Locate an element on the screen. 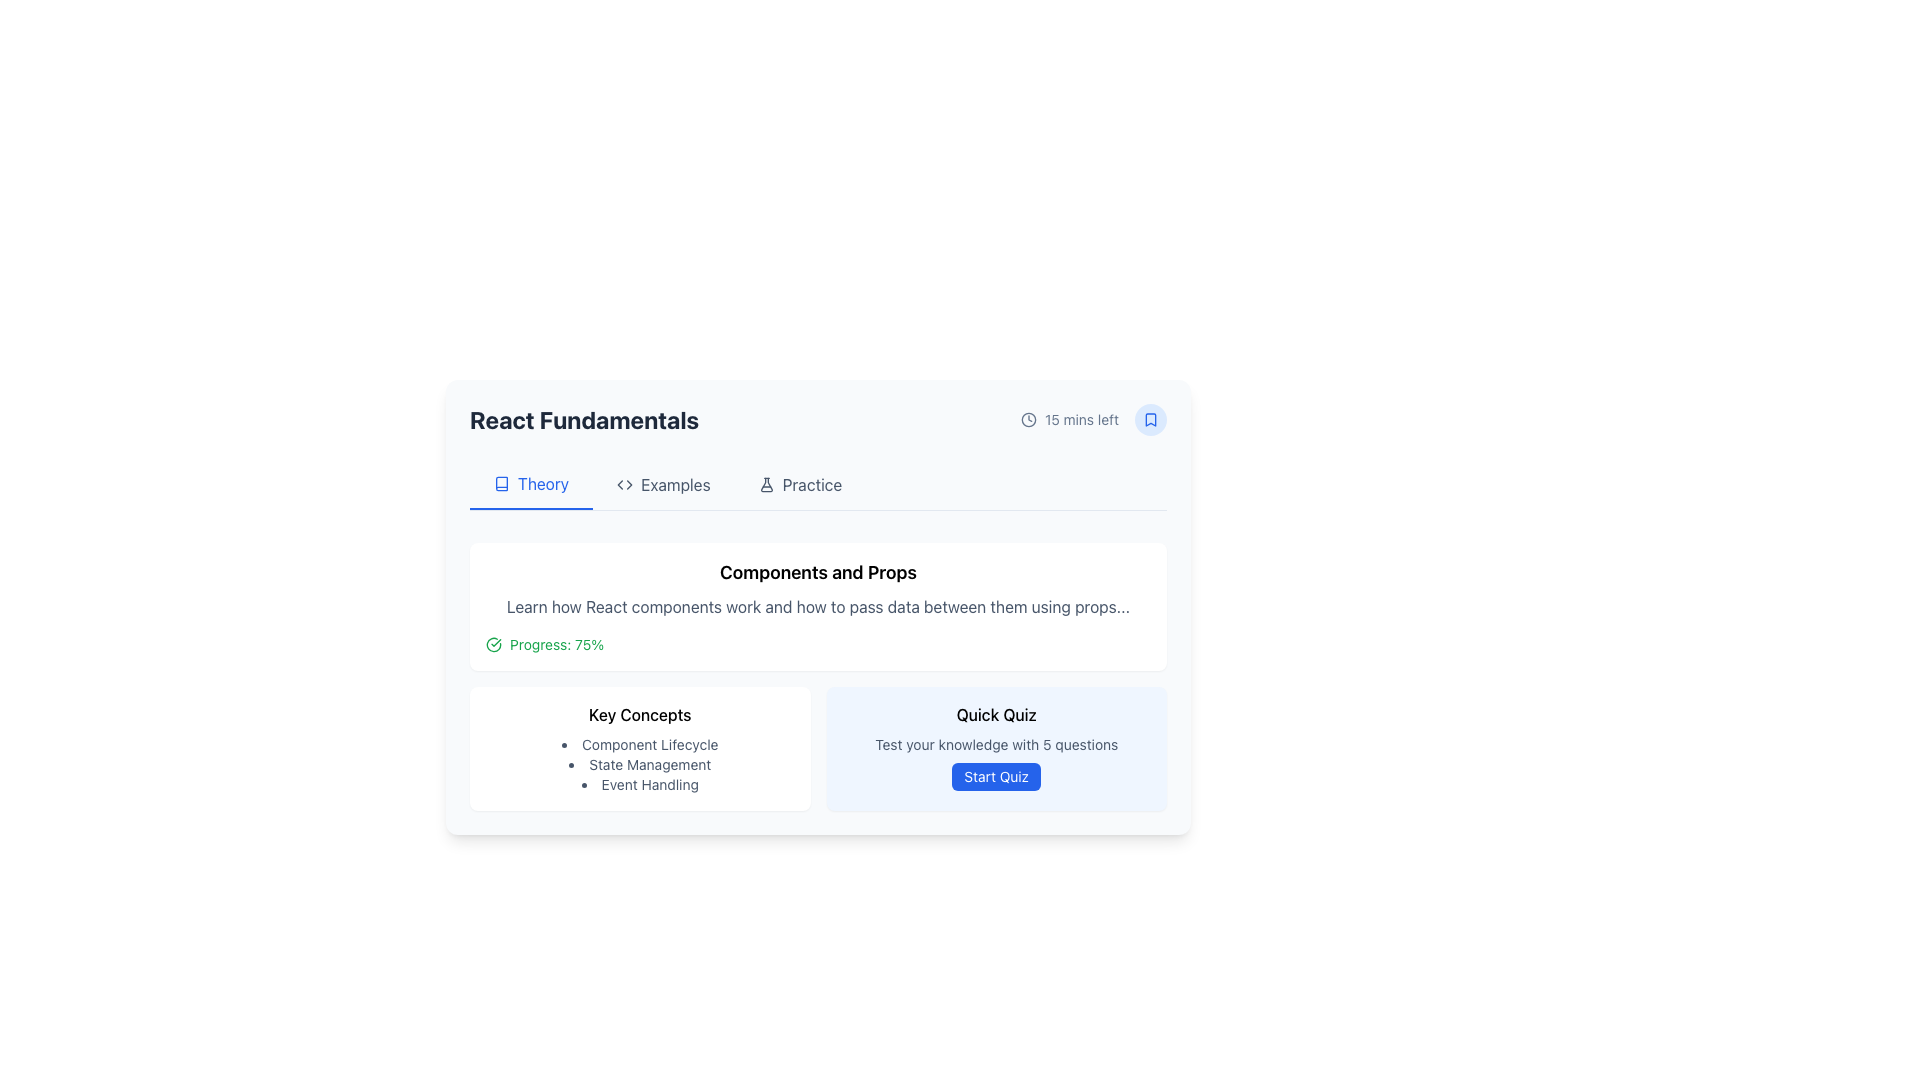 The image size is (1920, 1080). the laboratory flask icon located to the left of the 'Practice' text within the 'Practice' button is located at coordinates (765, 485).